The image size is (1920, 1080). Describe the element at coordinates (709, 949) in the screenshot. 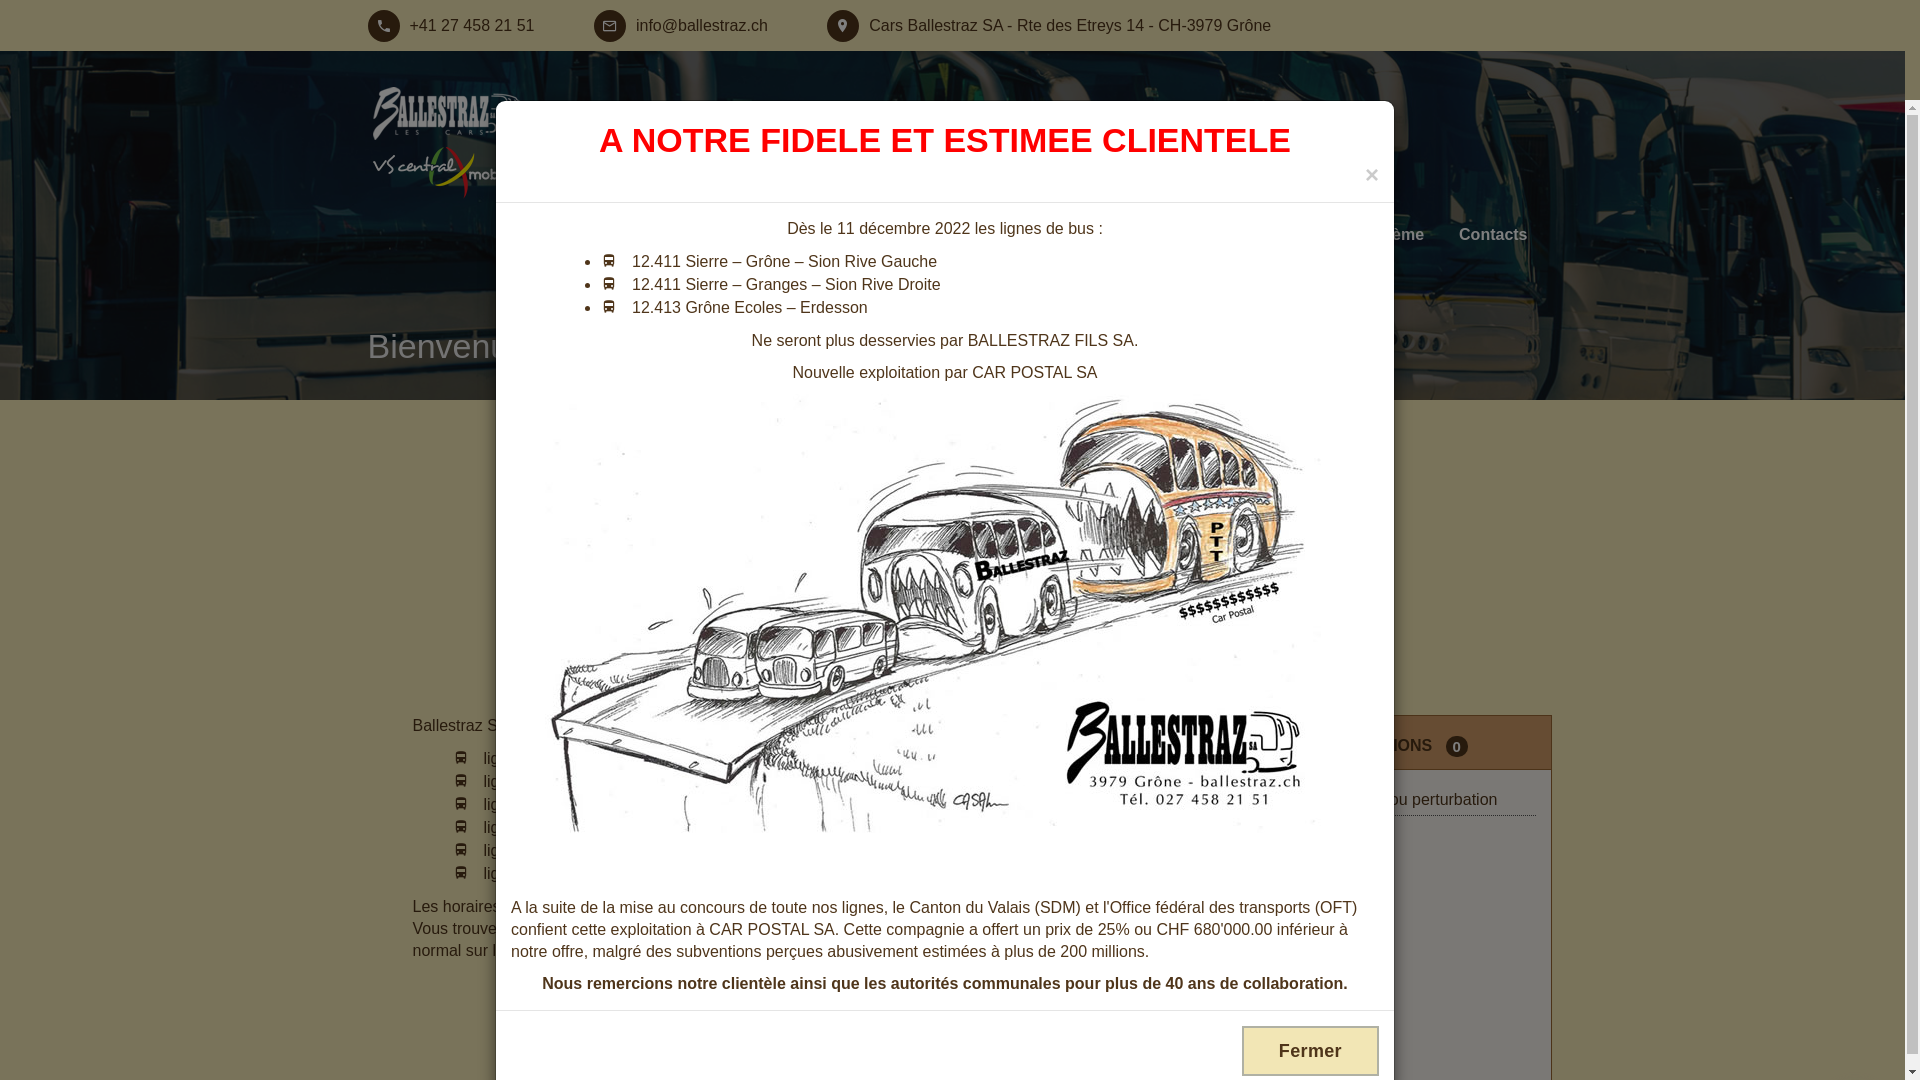

I see `'site des CFF'` at that location.